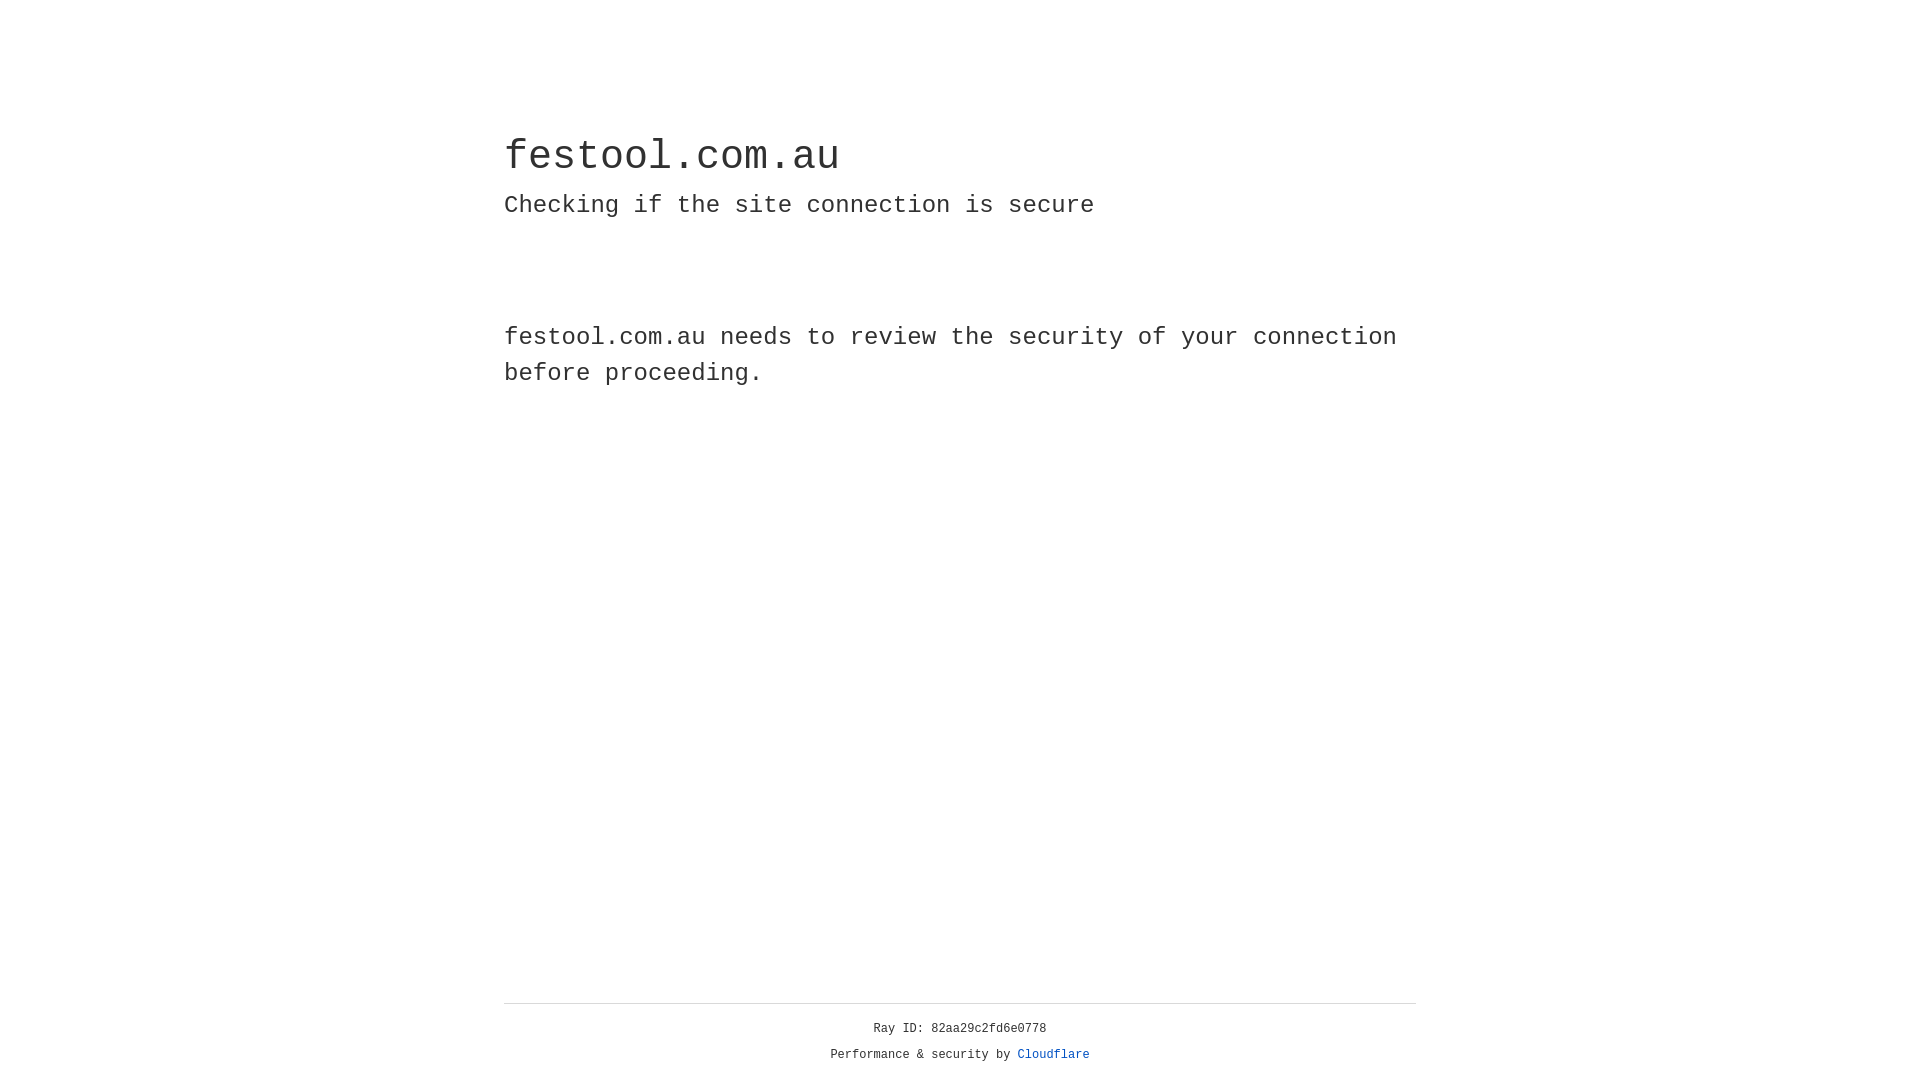 The image size is (1920, 1080). Describe the element at coordinates (1017, 1054) in the screenshot. I see `'Cloudflare'` at that location.